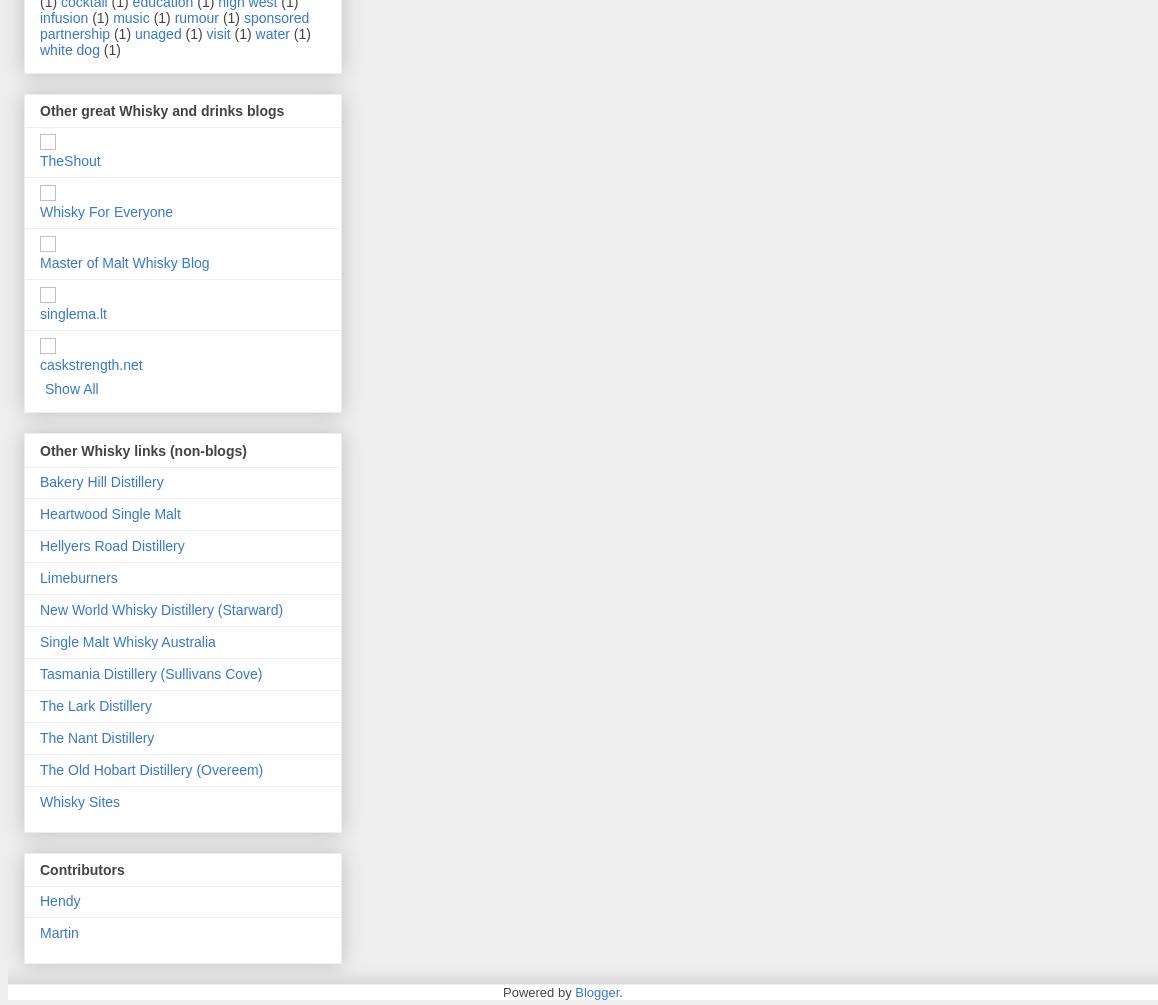 The width and height of the screenshot is (1158, 1005). I want to click on 'water', so click(271, 33).